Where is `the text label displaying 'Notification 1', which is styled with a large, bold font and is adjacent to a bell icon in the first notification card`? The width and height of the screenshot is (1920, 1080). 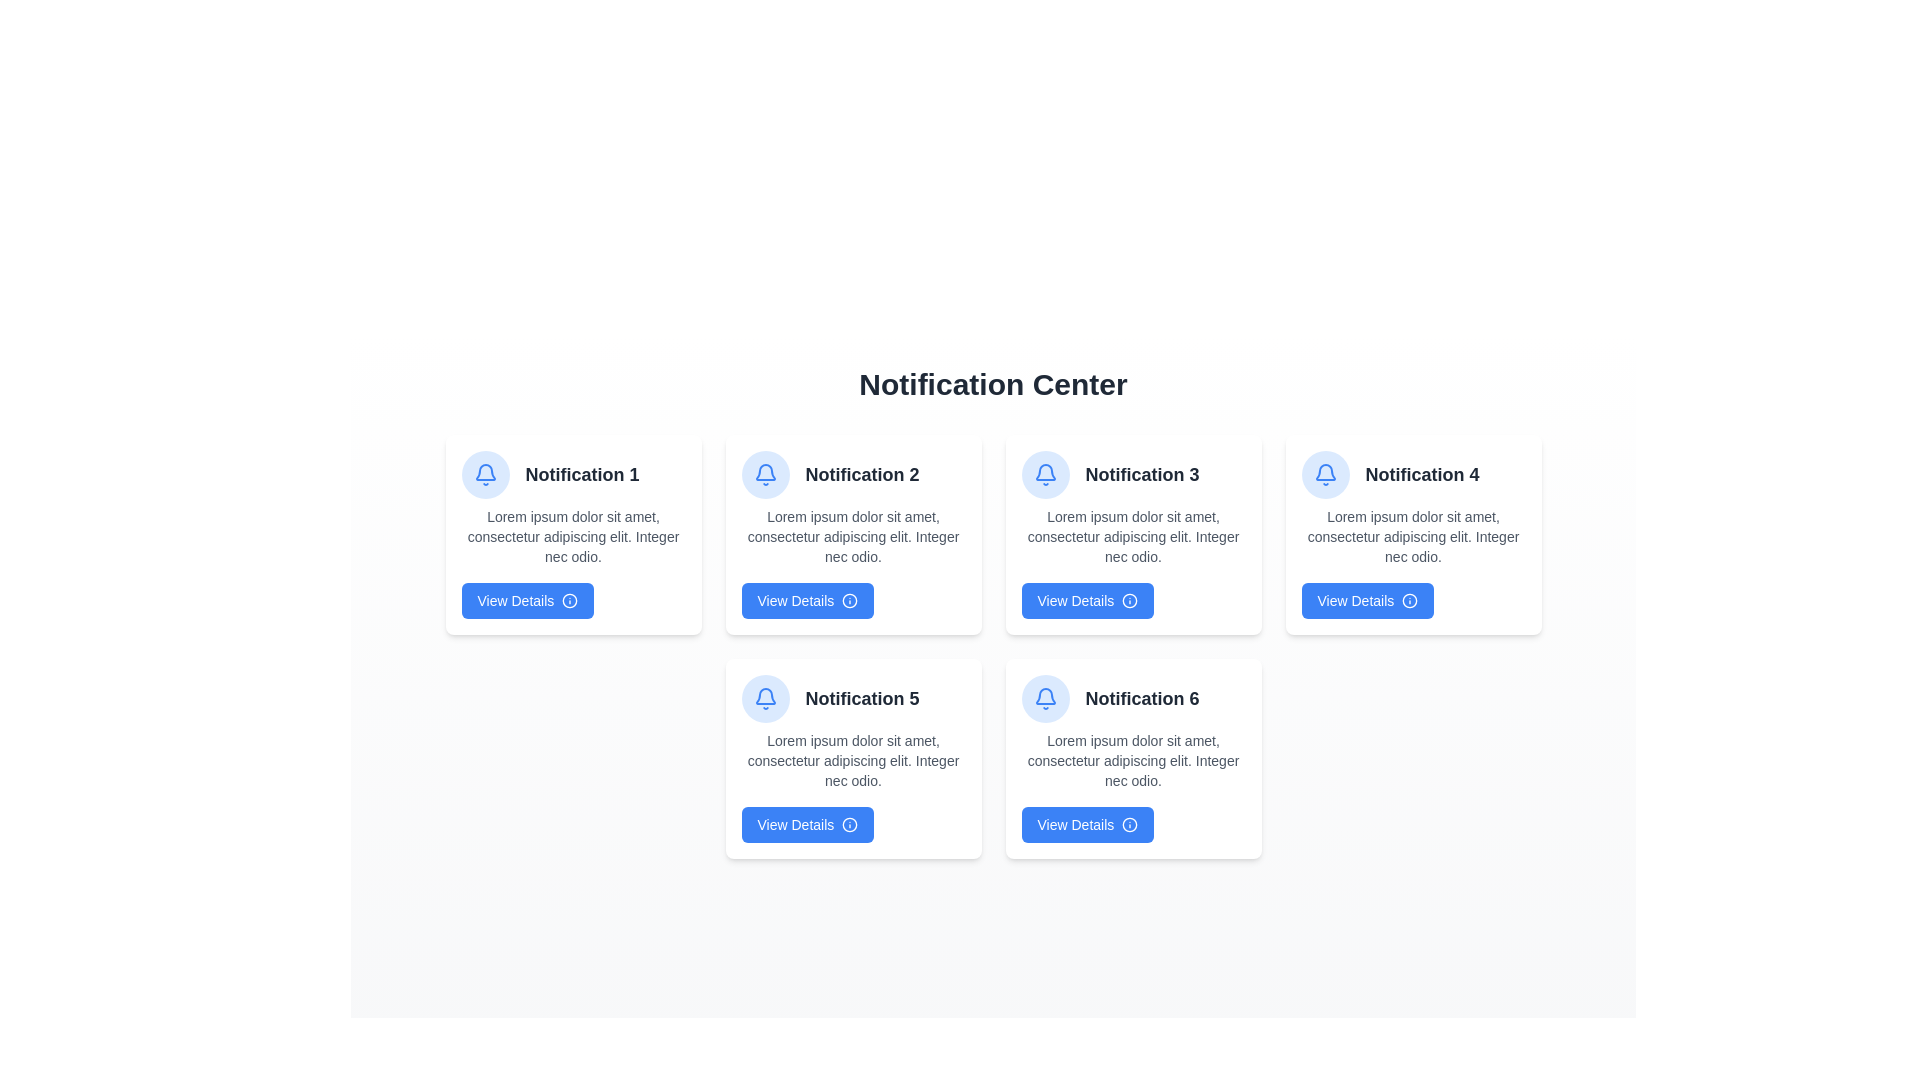 the text label displaying 'Notification 1', which is styled with a large, bold font and is adjacent to a bell icon in the first notification card is located at coordinates (581, 474).